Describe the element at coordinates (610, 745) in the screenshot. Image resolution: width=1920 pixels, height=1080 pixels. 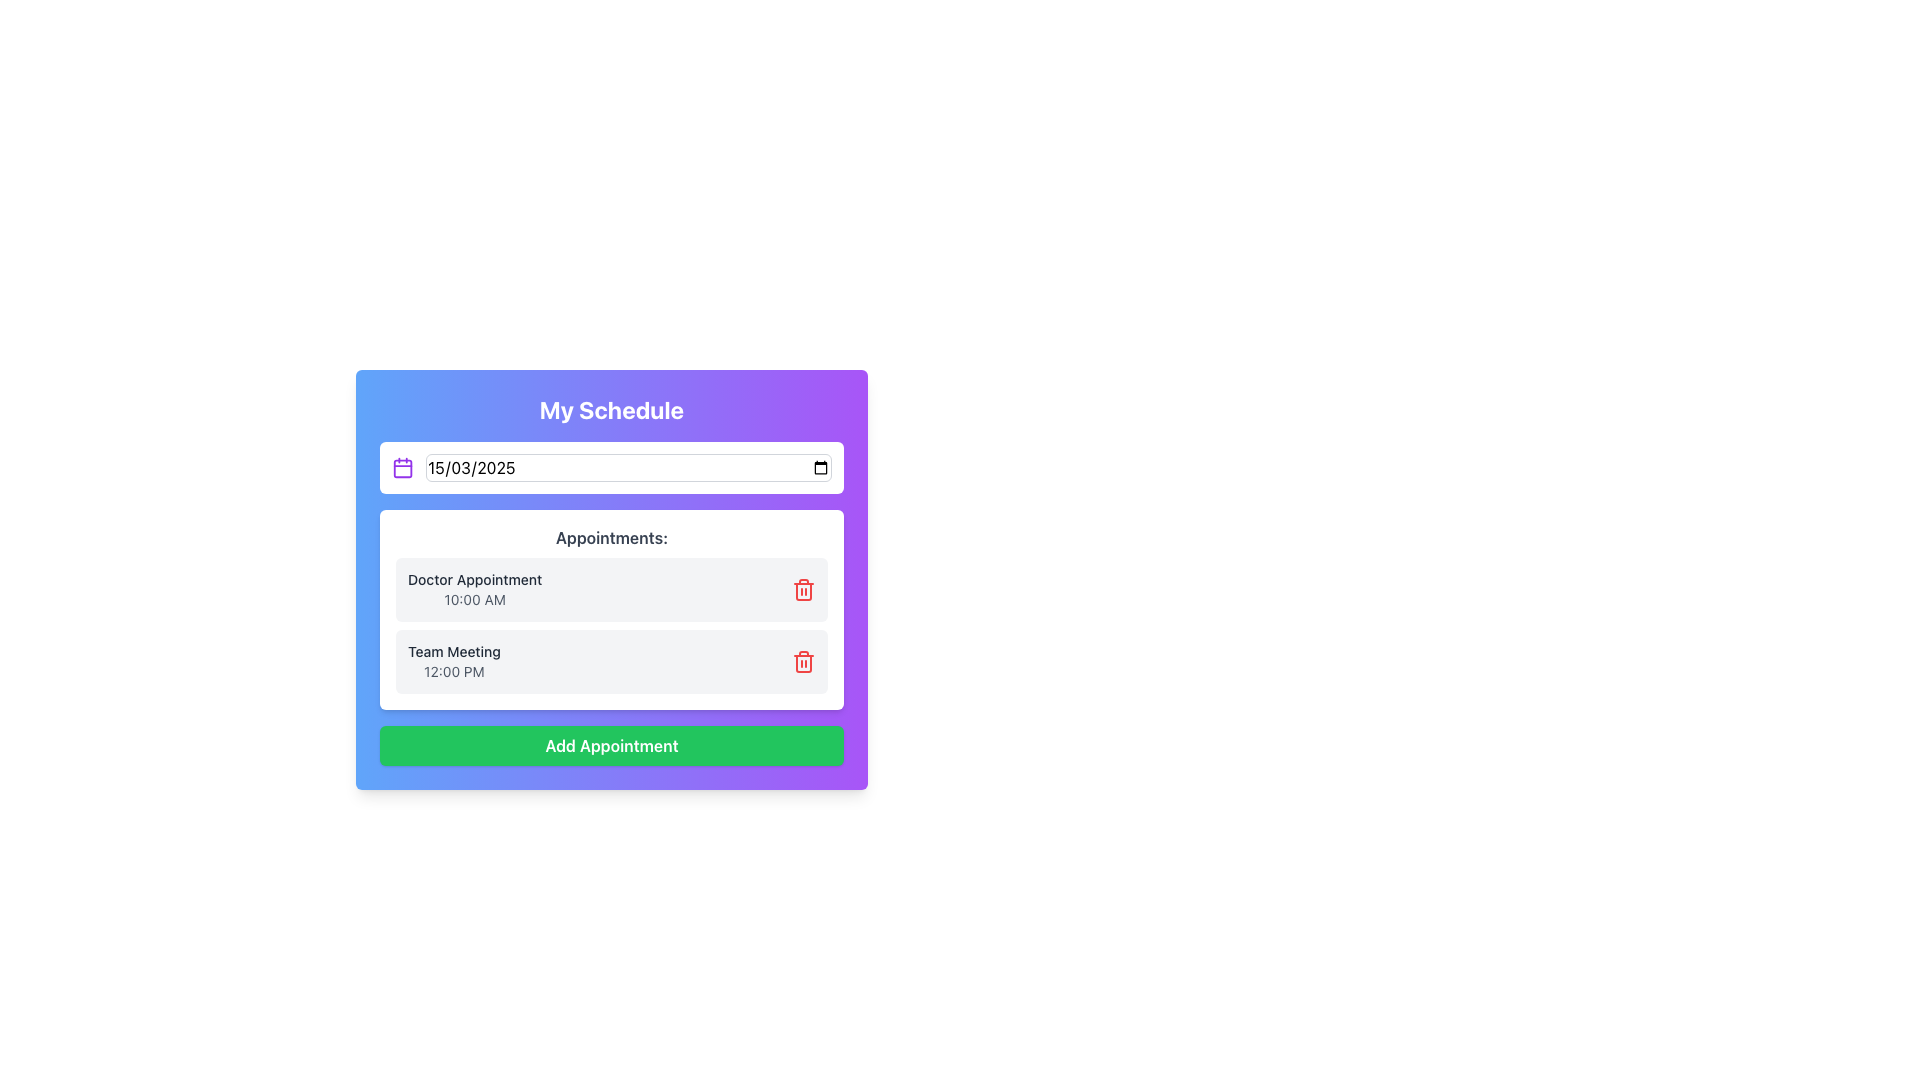
I see `the green 'Add Appointment' button at the bottom of the scheduling section` at that location.